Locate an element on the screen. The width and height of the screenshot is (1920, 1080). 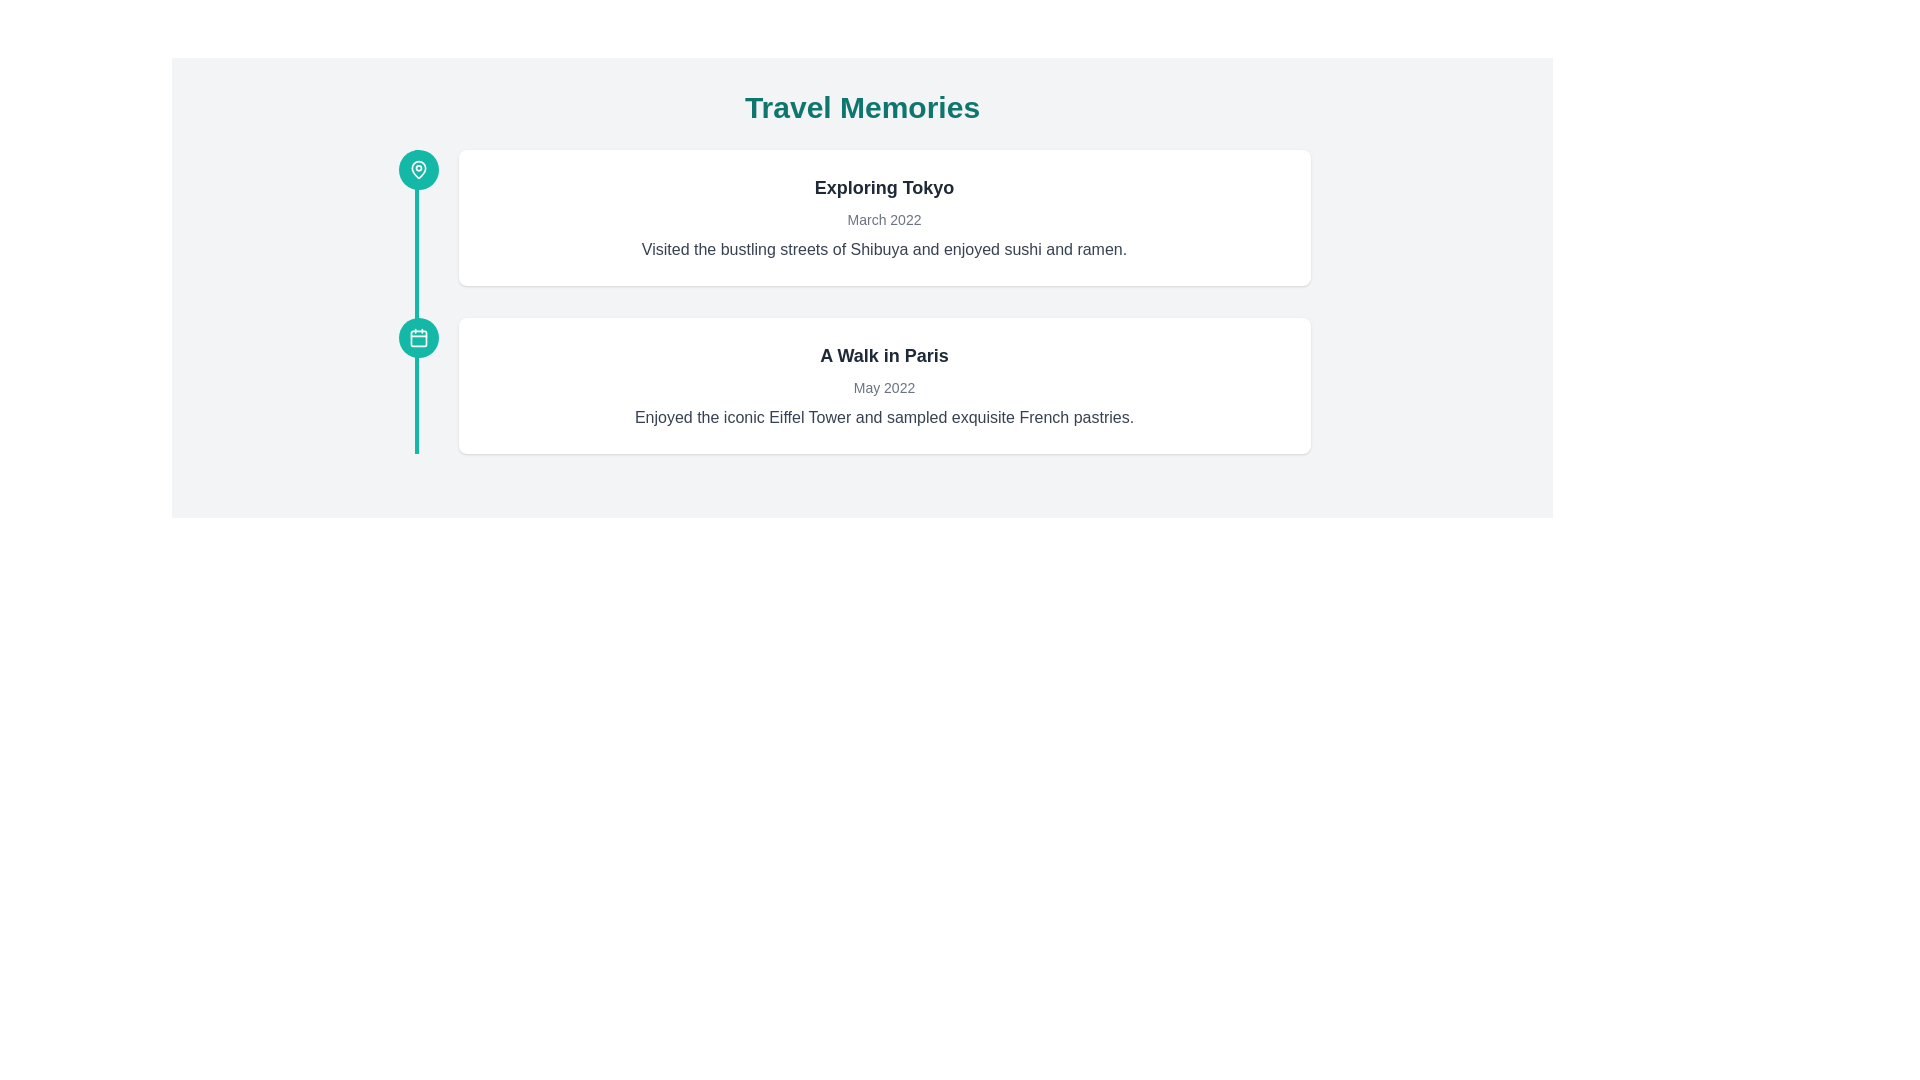
the information panel titled 'Exploring Tokyo', which includes the subtitle 'March 2022' and the description about visiting Shibuya is located at coordinates (883, 218).